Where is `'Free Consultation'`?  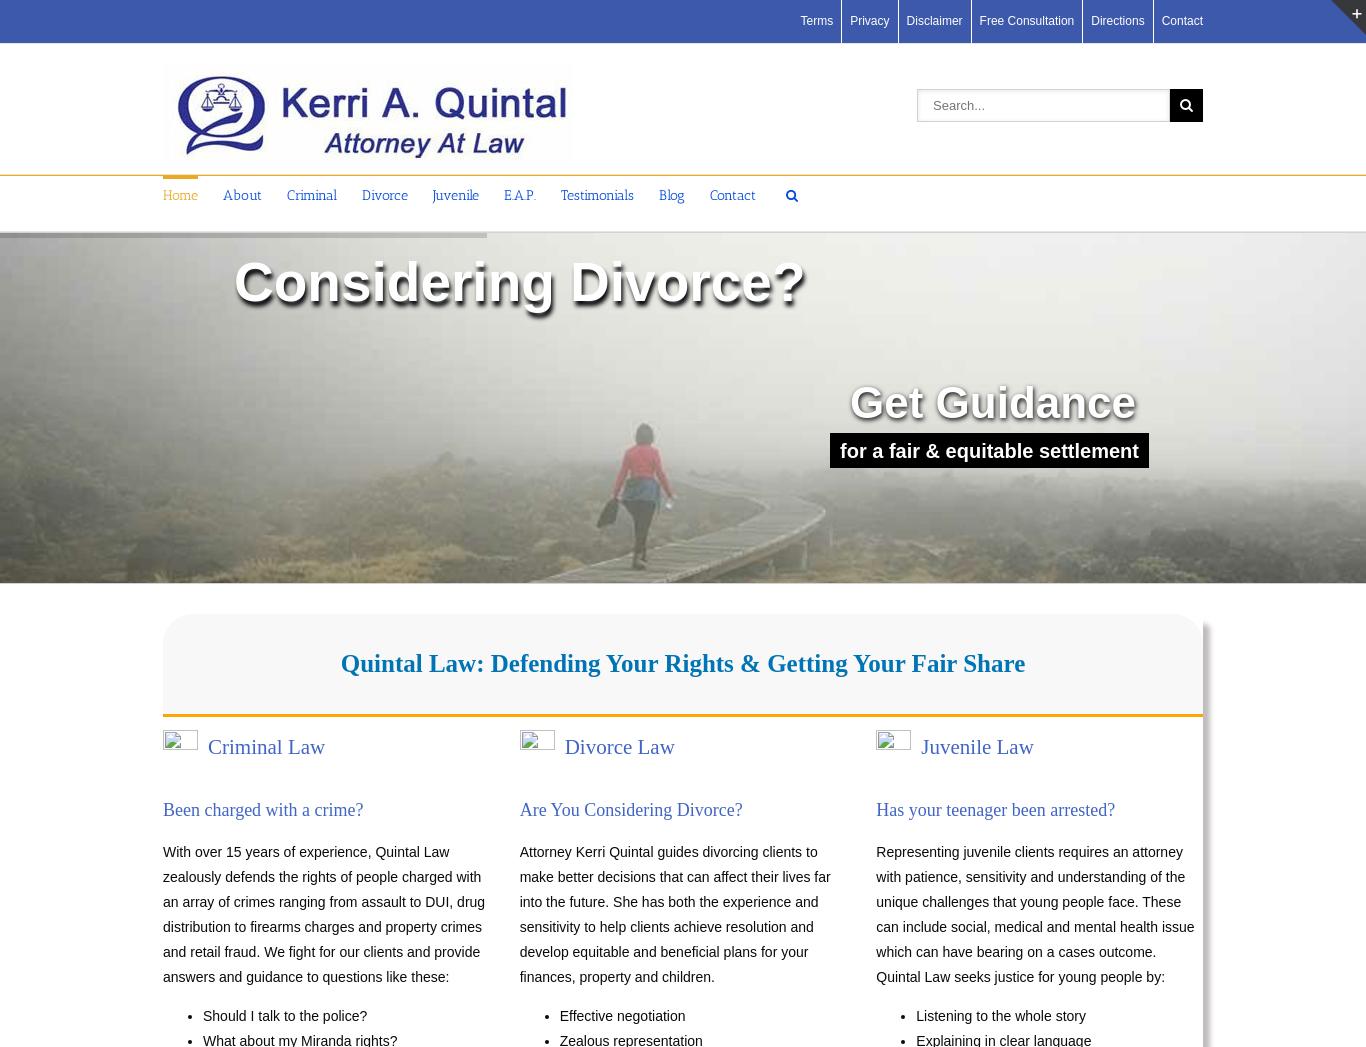
'Free Consultation' is located at coordinates (293, 475).